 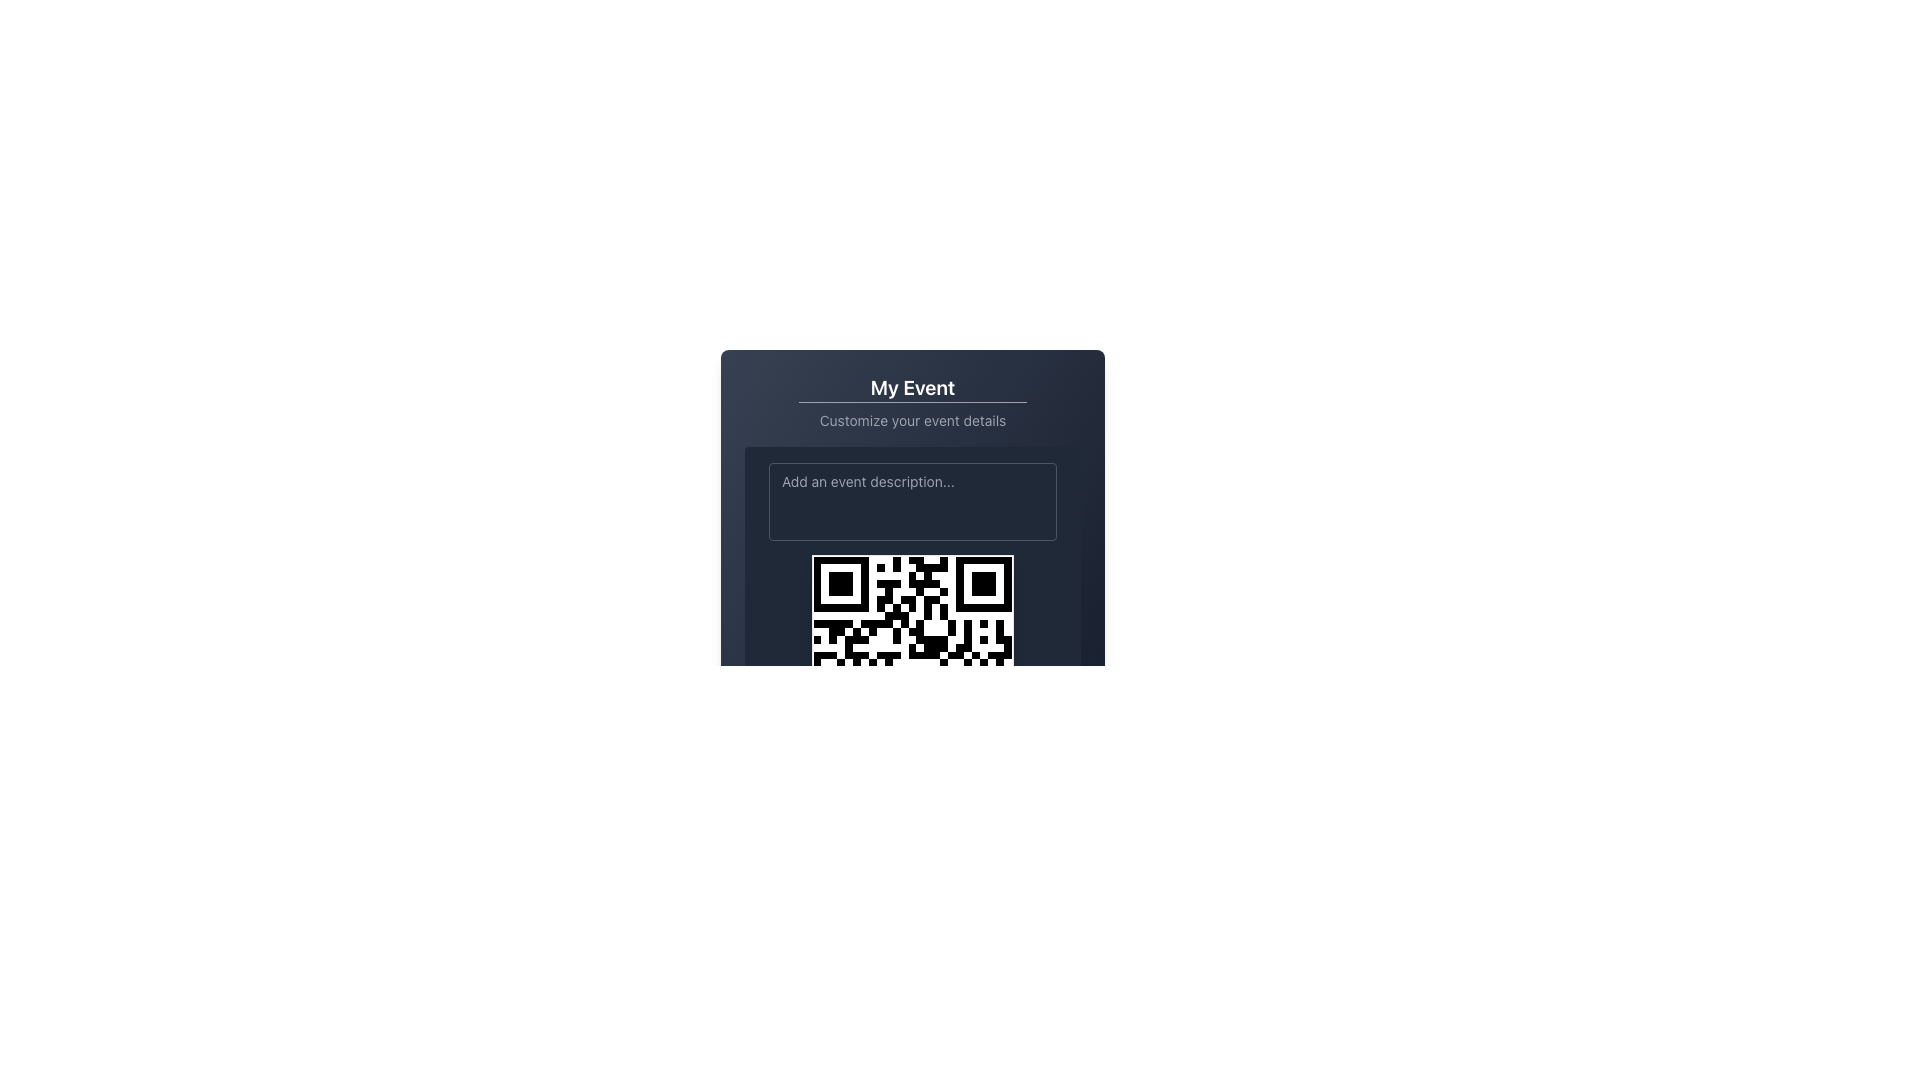 What do you see at coordinates (911, 419) in the screenshot?
I see `the Text Label that provides descriptive instructions related to event customization, positioned below the 'My Event' title label` at bounding box center [911, 419].